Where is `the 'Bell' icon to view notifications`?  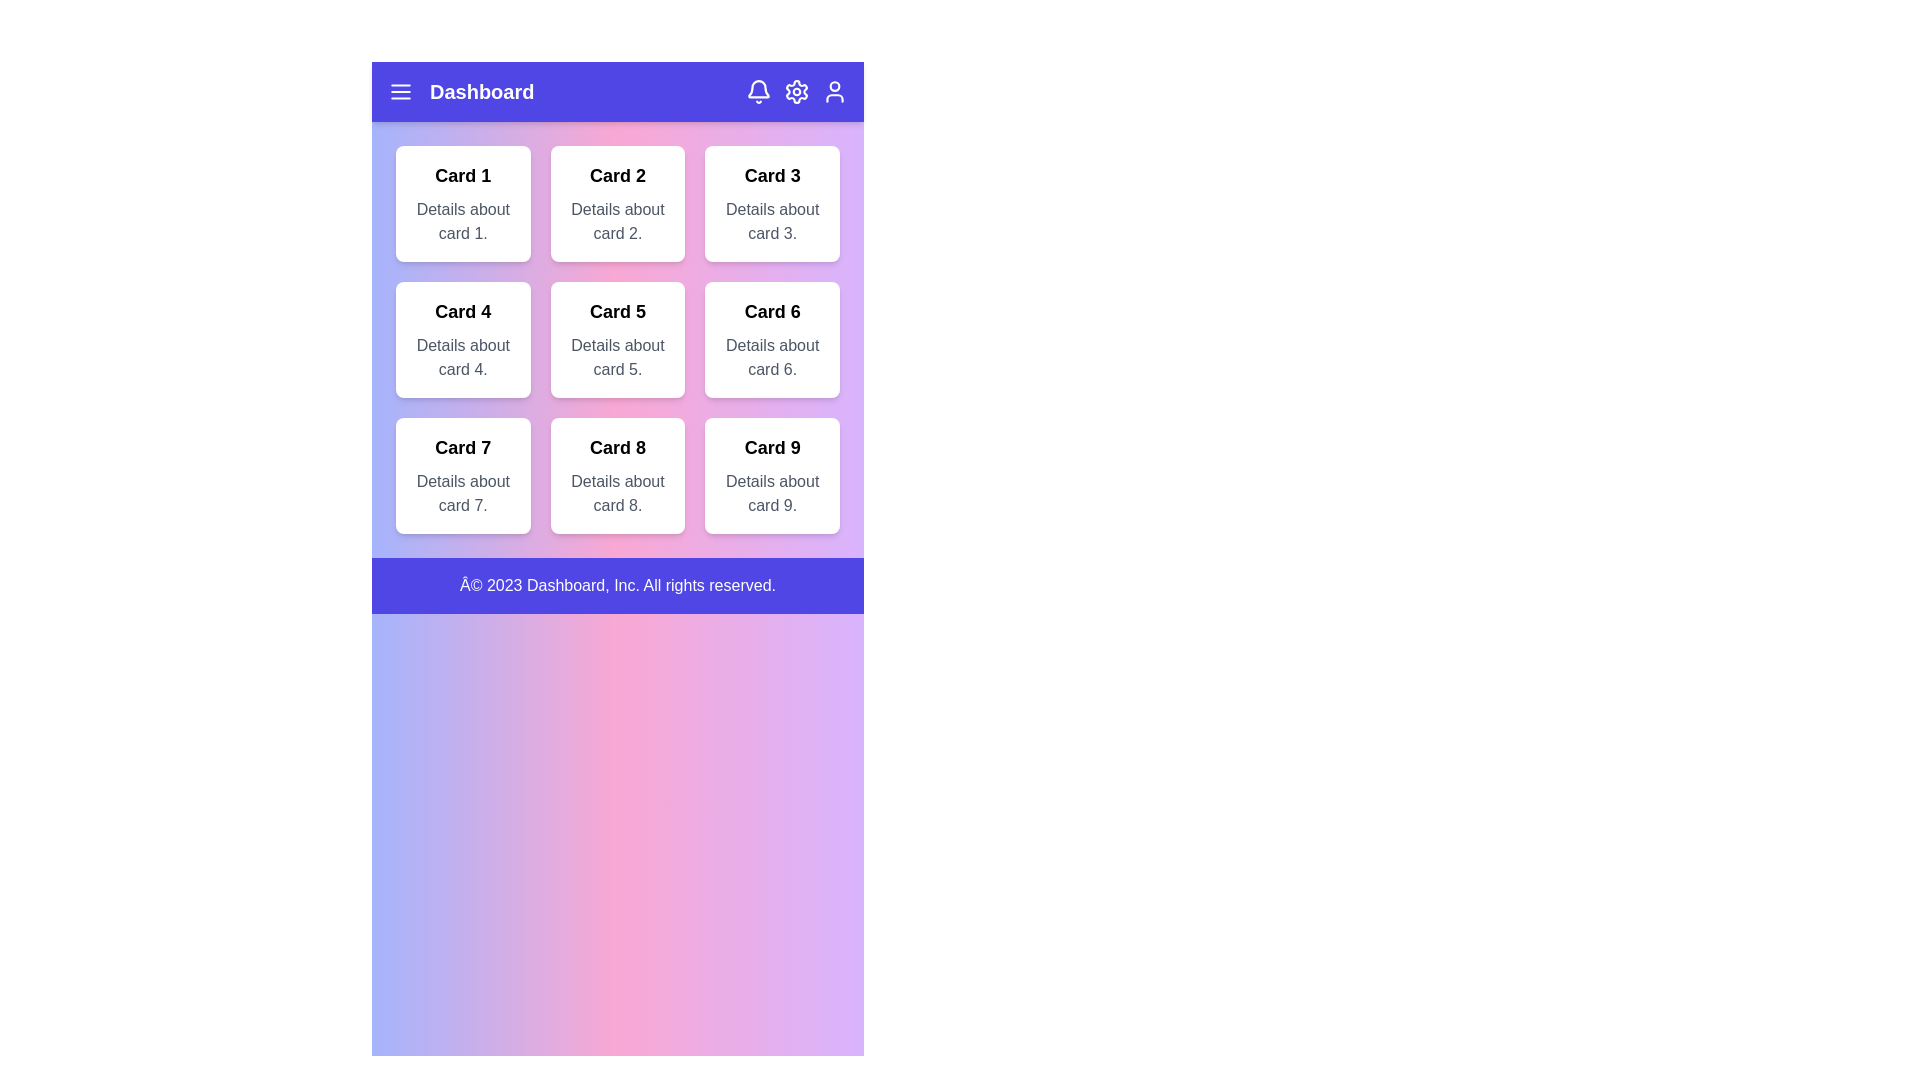 the 'Bell' icon to view notifications is located at coordinates (757, 92).